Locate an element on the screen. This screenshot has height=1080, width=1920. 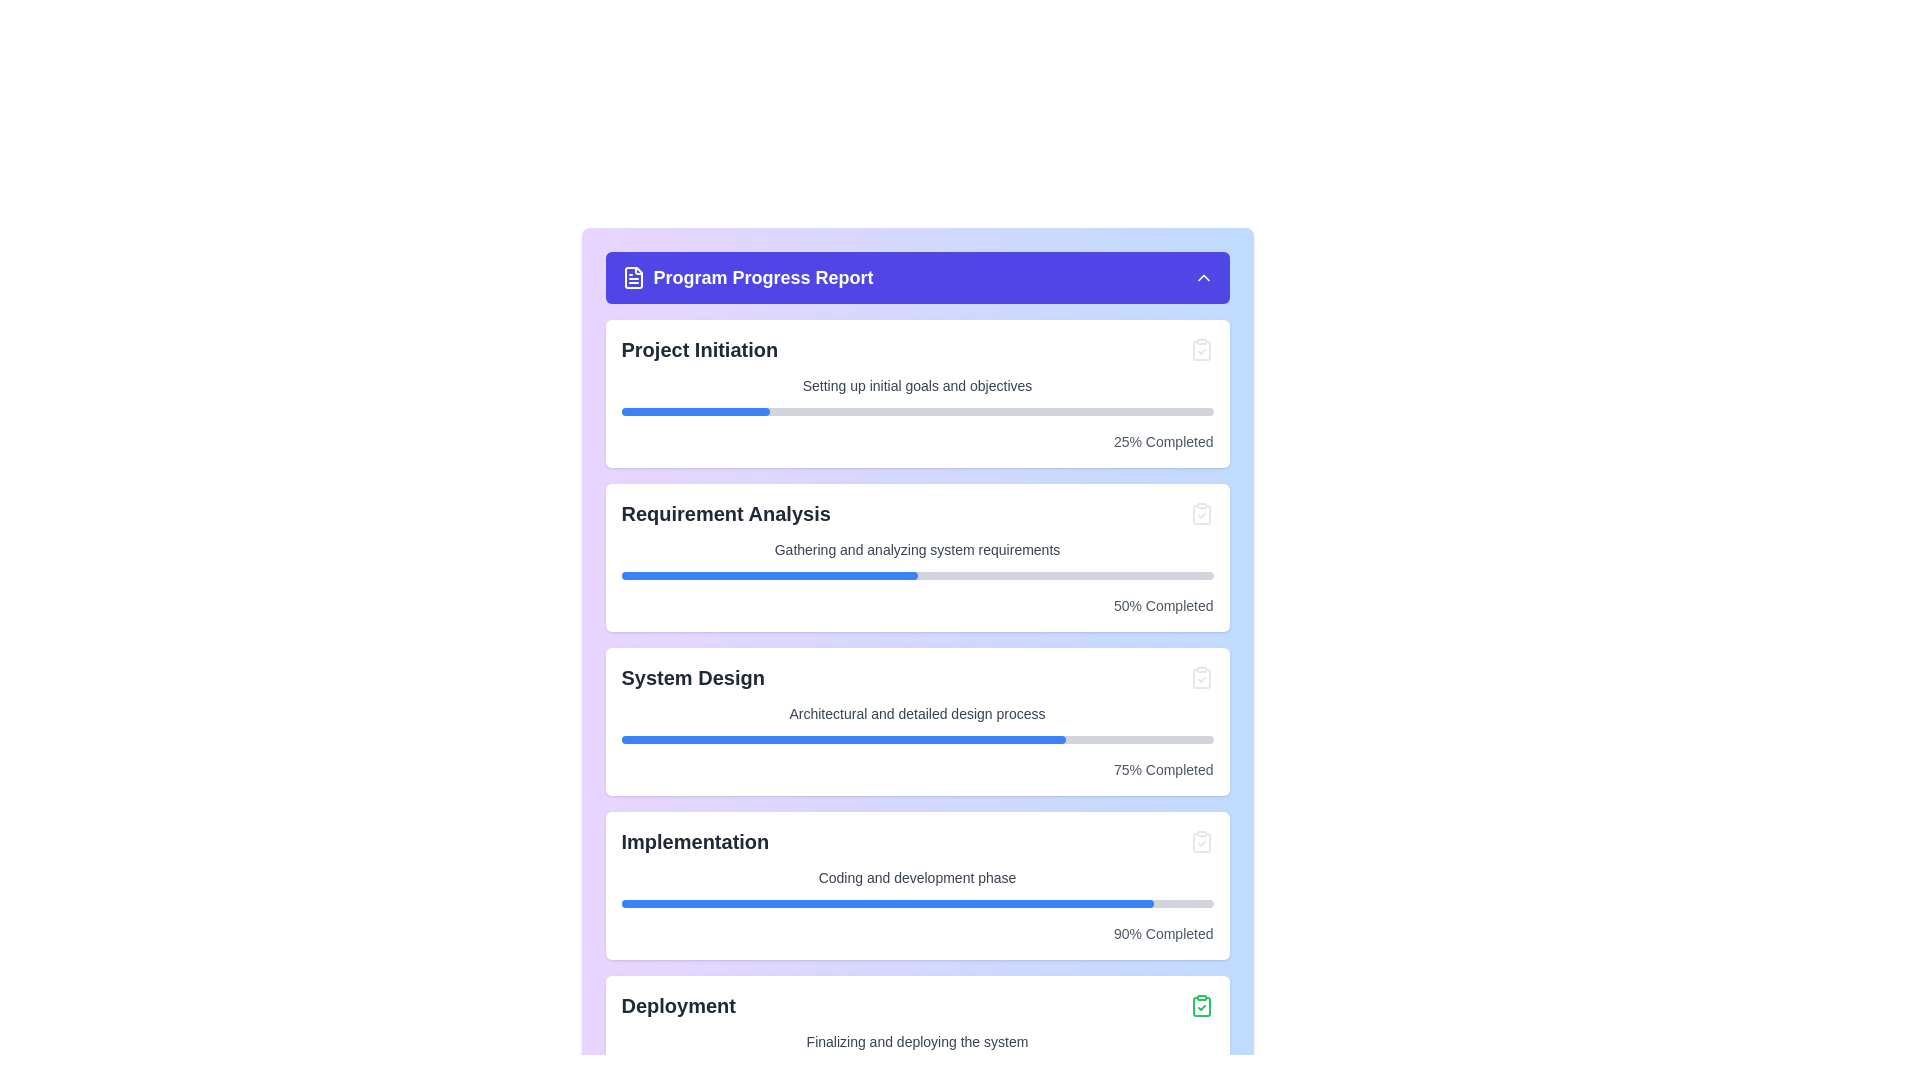
text titled 'System Design' located in the 'Program Progress Report' panel to understand the context of this section is located at coordinates (693, 677).